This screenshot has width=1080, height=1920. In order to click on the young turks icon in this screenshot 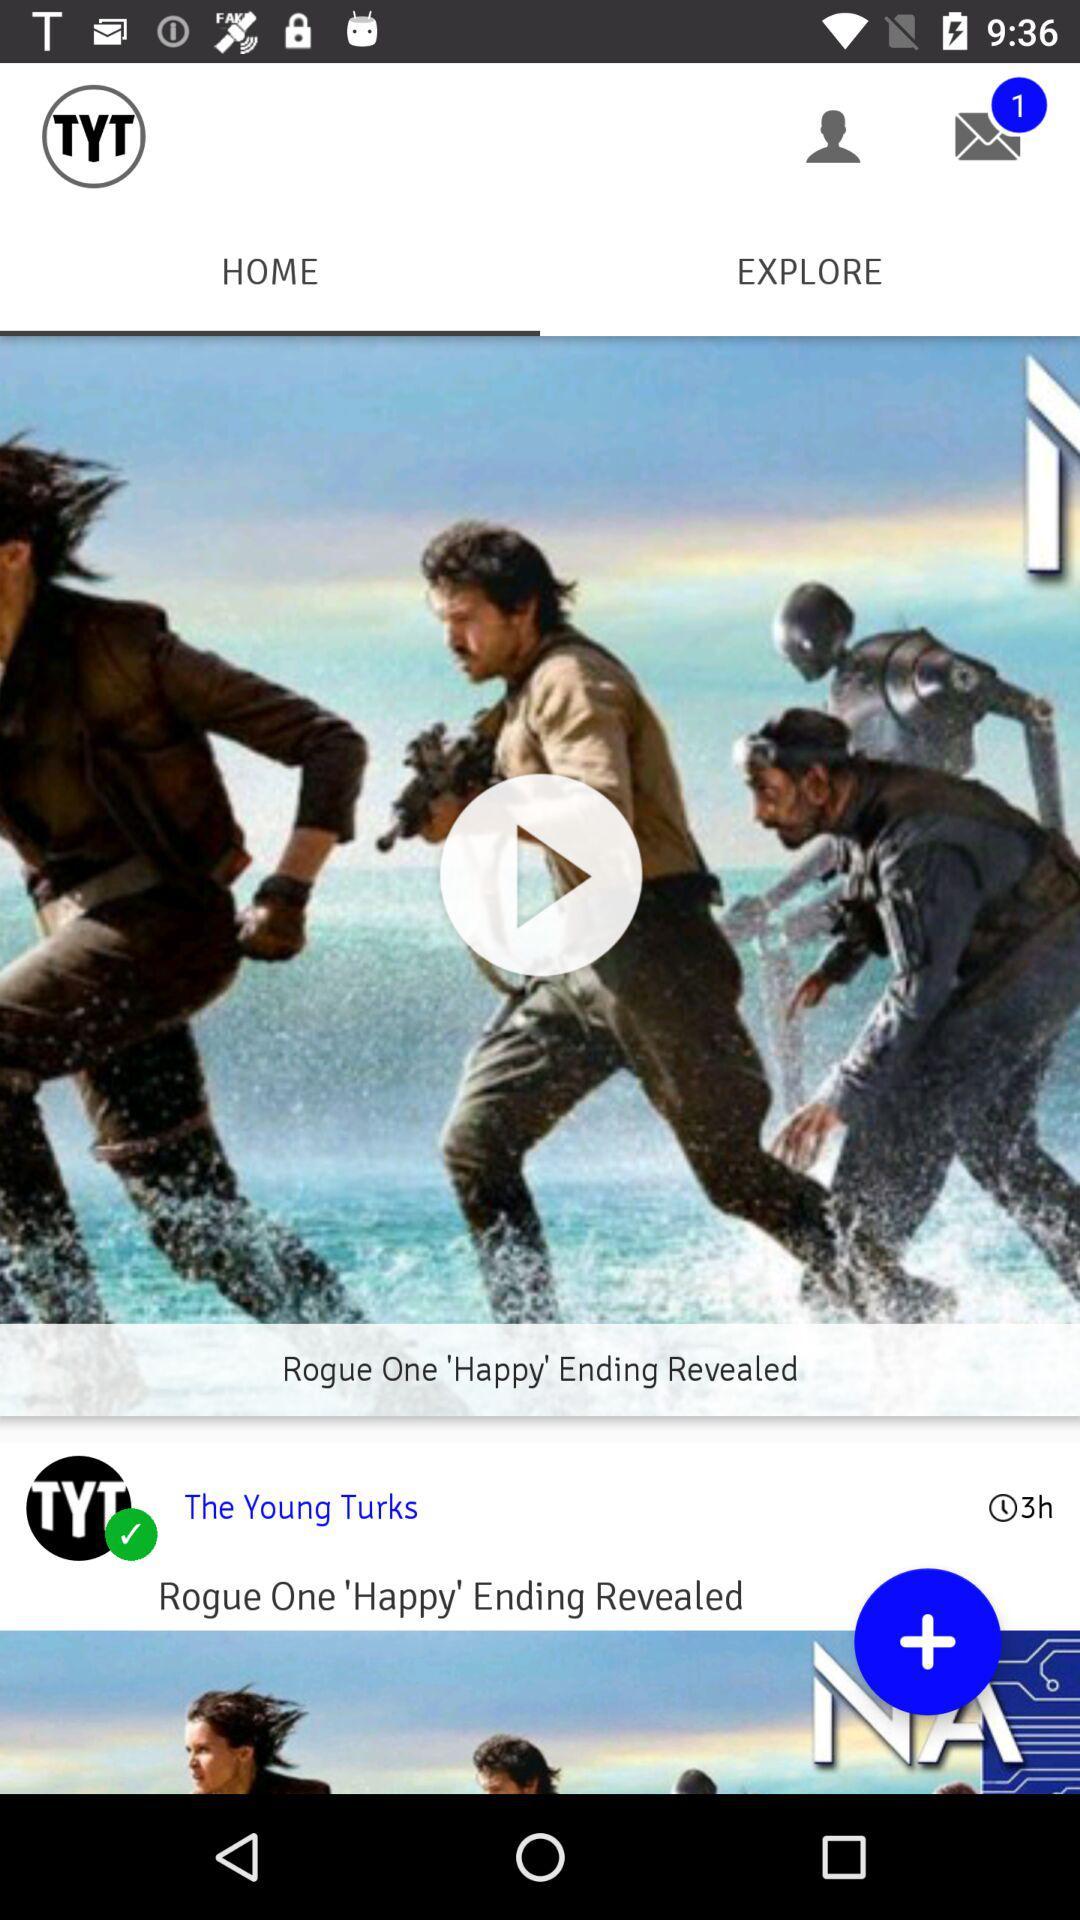, I will do `click(573, 1507)`.